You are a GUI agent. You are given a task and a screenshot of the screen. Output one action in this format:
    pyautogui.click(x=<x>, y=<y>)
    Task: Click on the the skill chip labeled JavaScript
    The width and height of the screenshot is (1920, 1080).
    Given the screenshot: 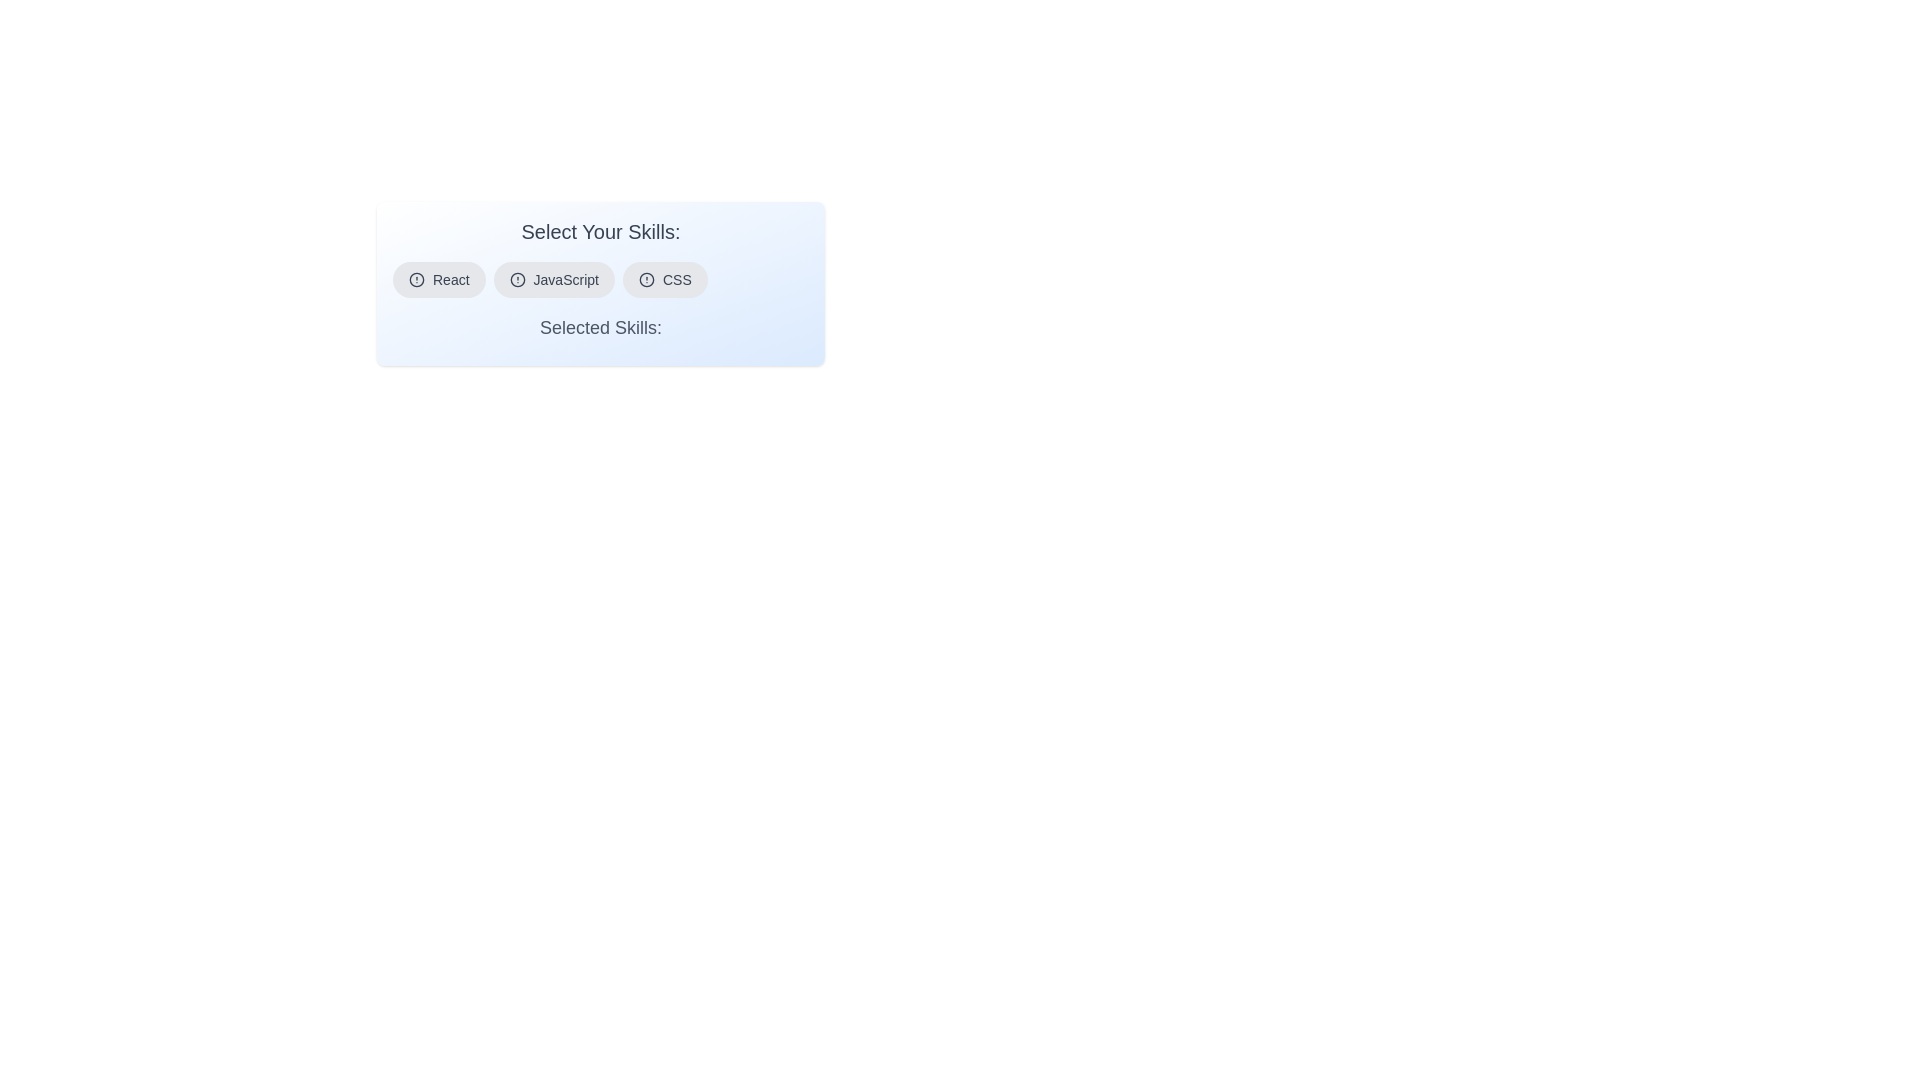 What is the action you would take?
    pyautogui.click(x=553, y=280)
    